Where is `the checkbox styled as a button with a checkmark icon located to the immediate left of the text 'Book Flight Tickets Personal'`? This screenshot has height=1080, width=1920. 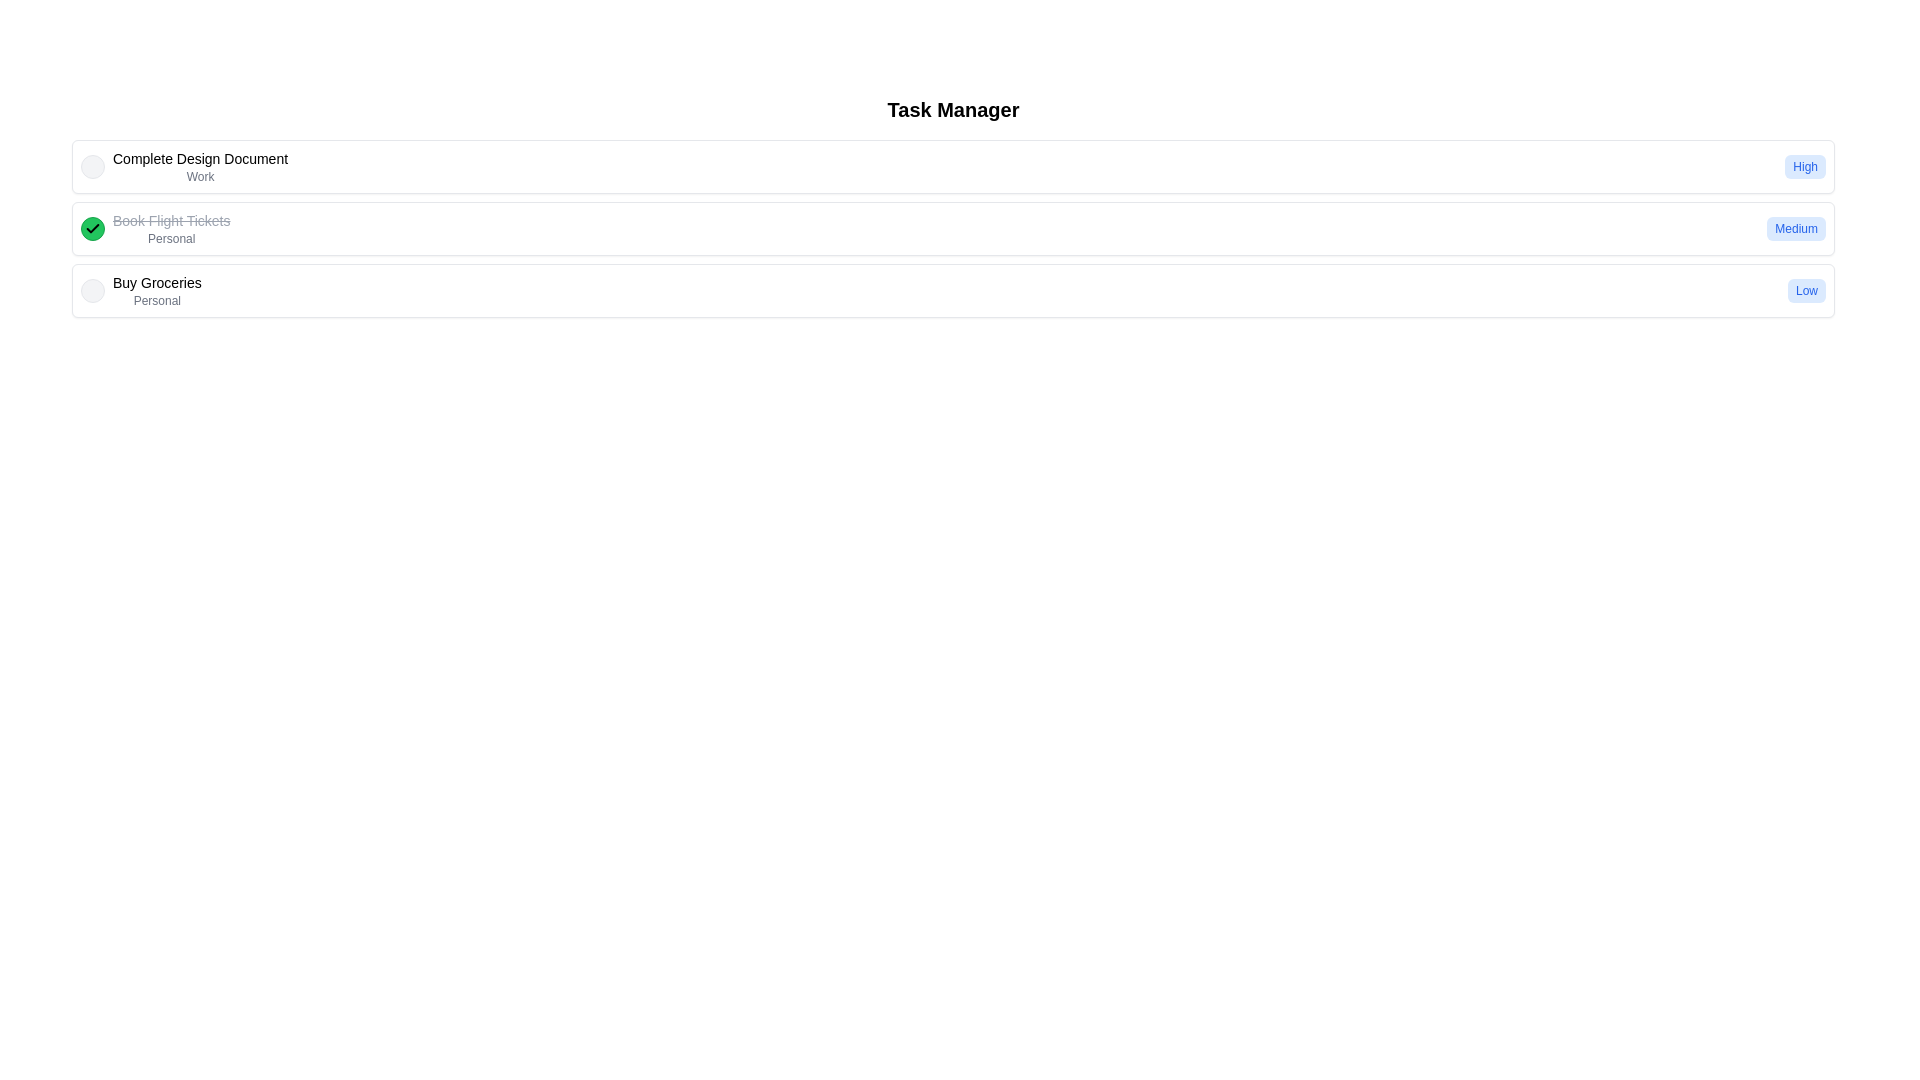
the checkbox styled as a button with a checkmark icon located to the immediate left of the text 'Book Flight Tickets Personal' is located at coordinates (91, 227).